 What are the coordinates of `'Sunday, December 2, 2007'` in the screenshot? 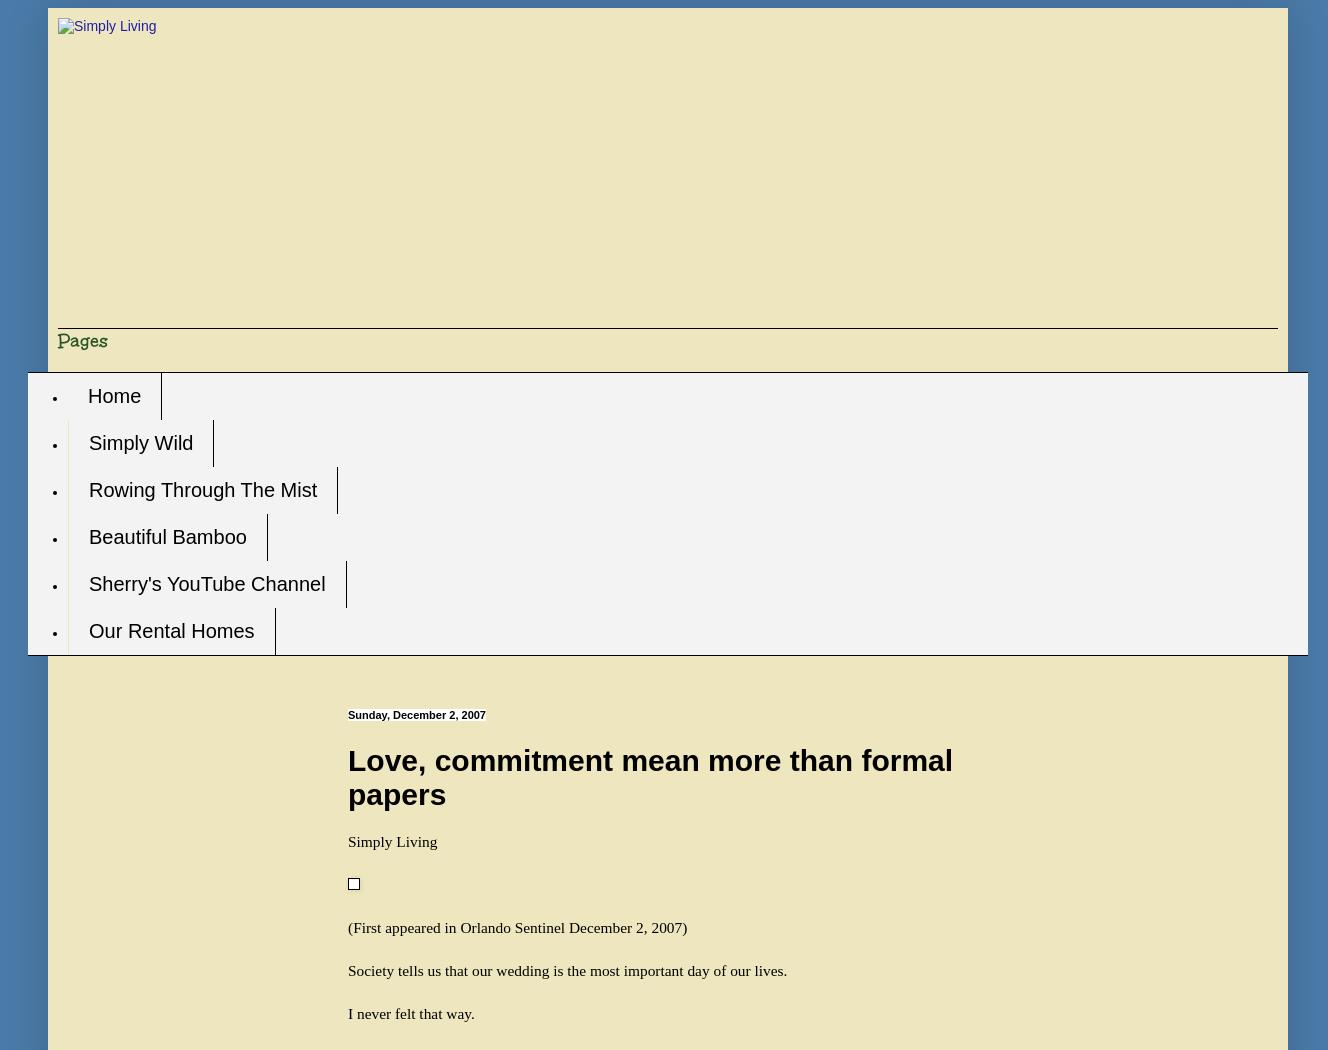 It's located at (416, 714).